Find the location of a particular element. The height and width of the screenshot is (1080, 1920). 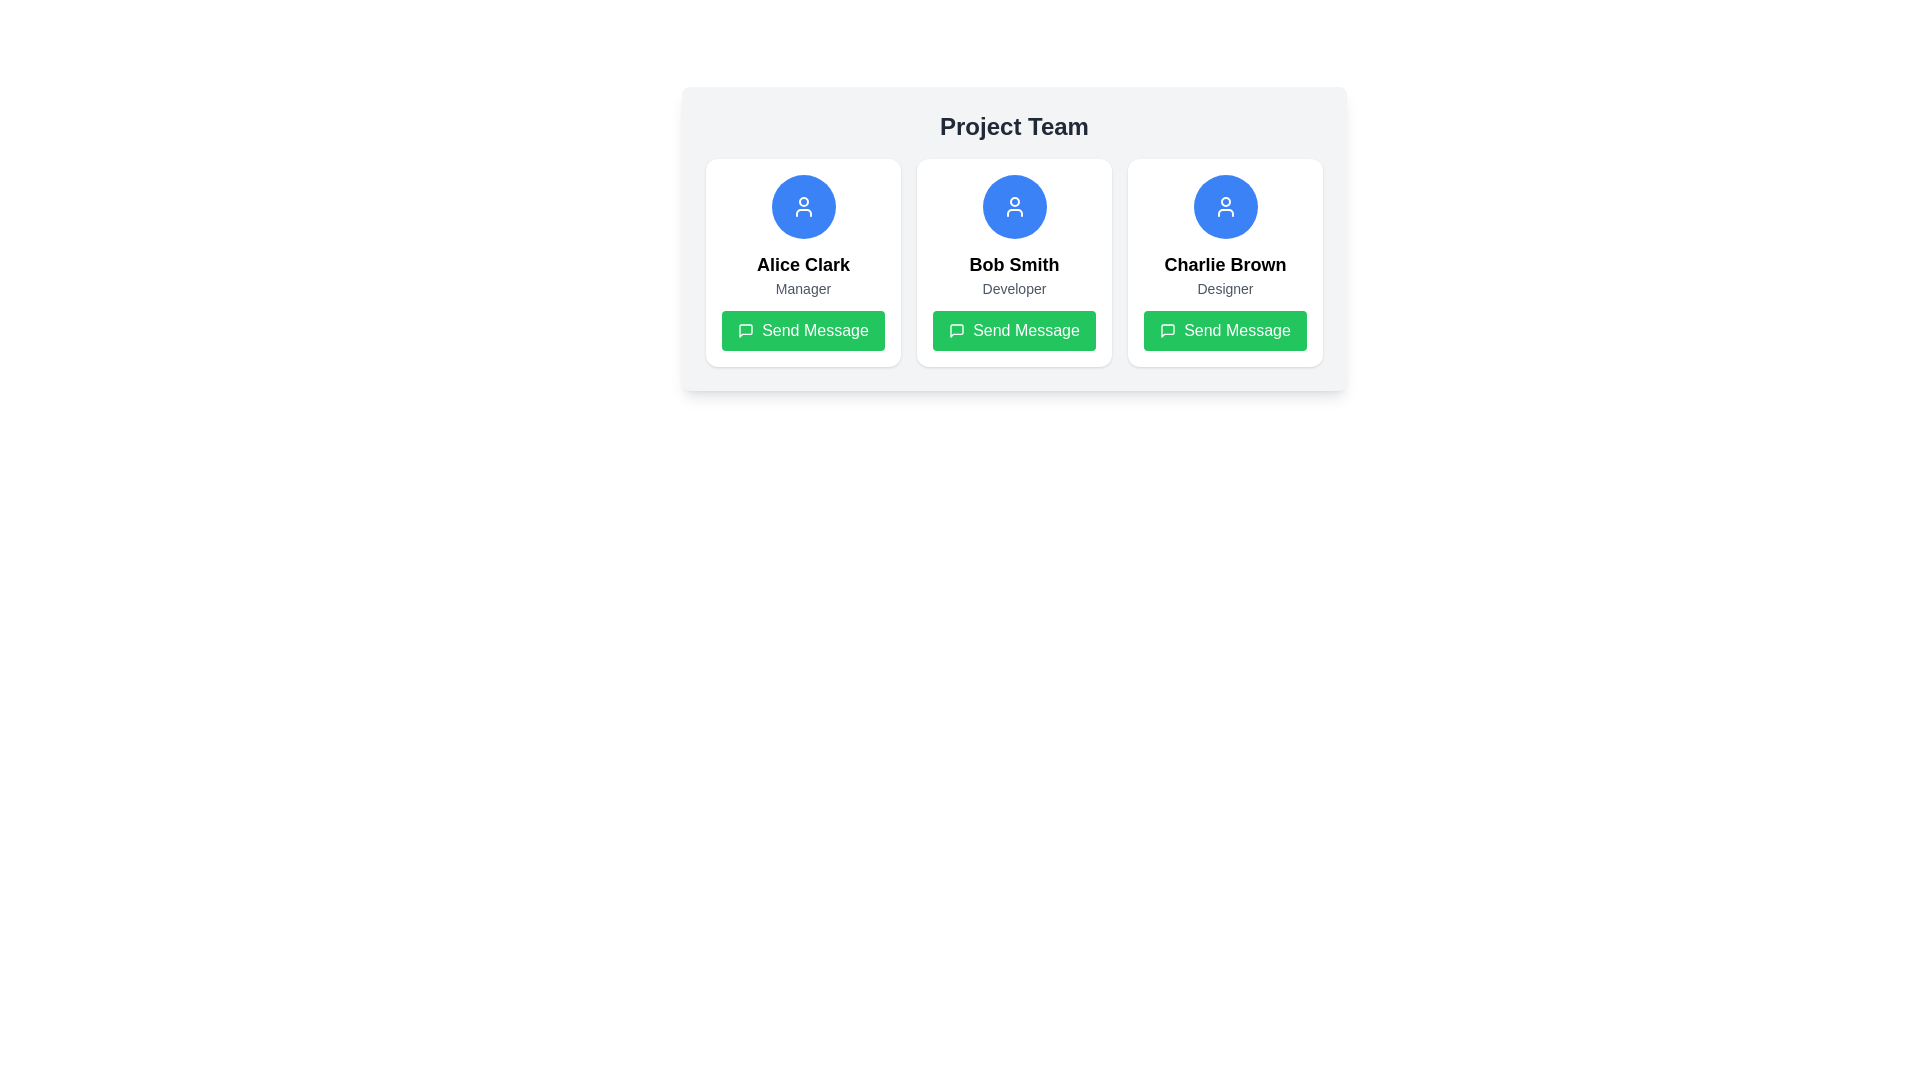

the user profile card located in the upper left corner of the grid layout is located at coordinates (803, 261).